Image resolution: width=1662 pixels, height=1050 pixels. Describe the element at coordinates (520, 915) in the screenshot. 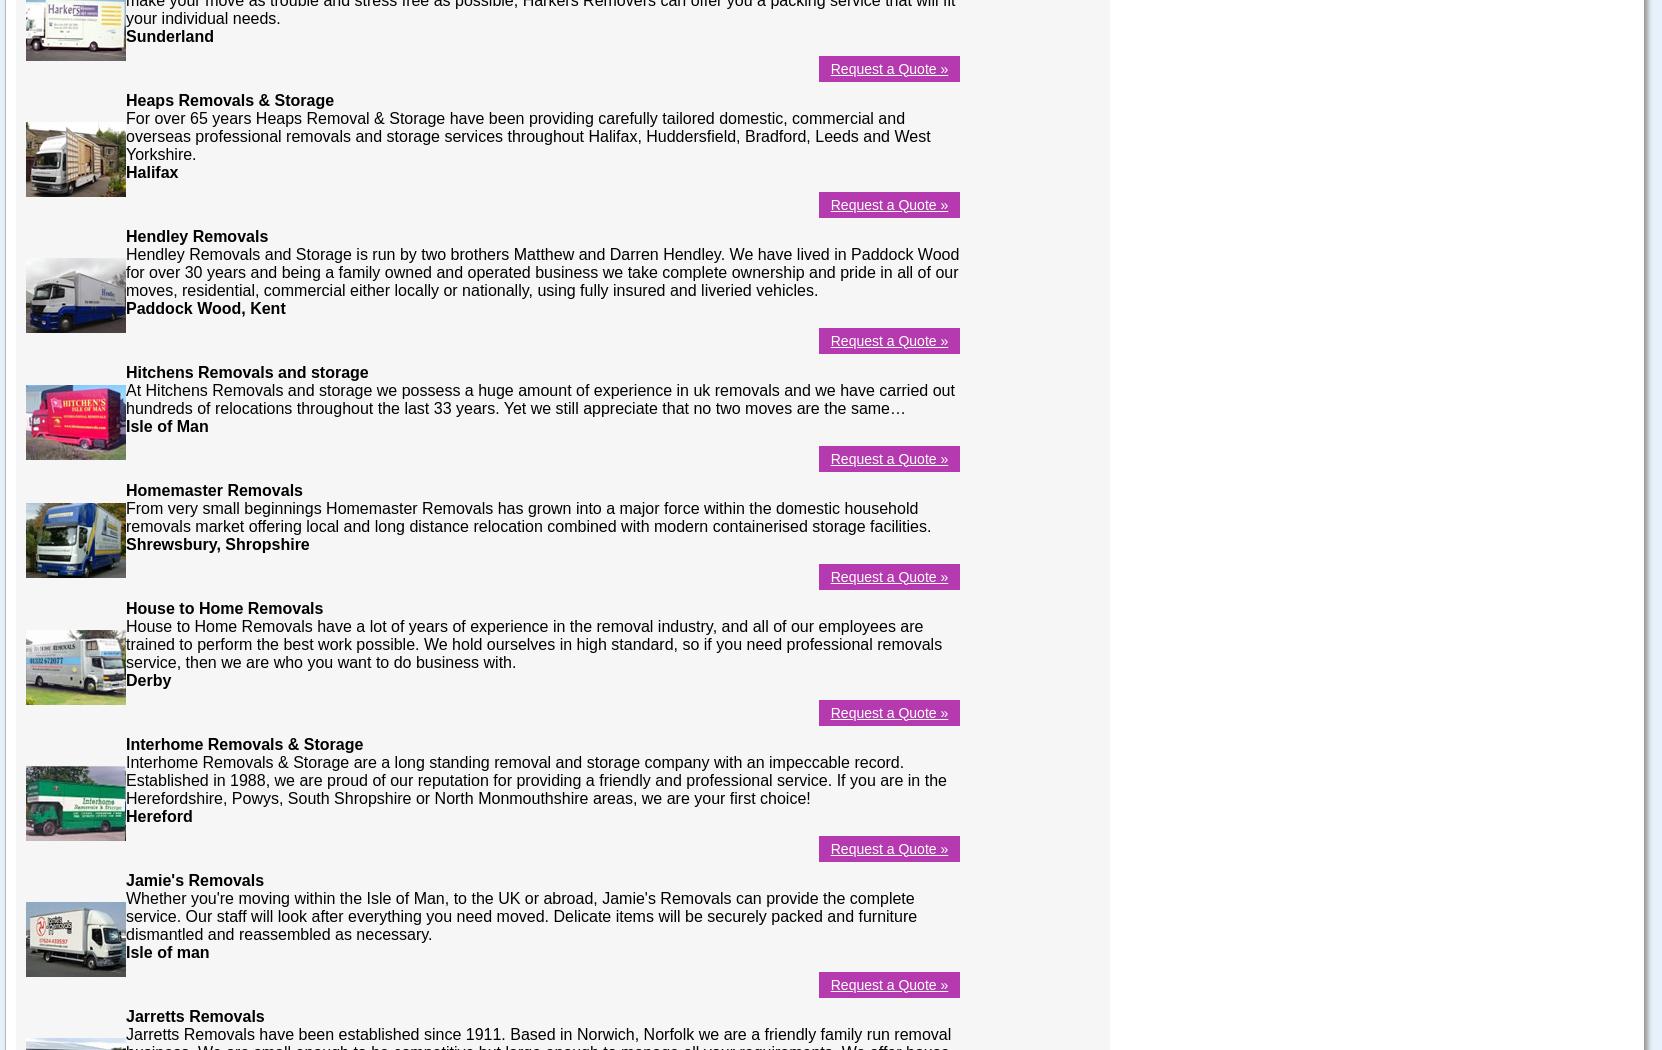

I see `'Whether you're moving within the Isle of Man, to the UK or abroad, Jamie's Removals can provide the complete service.

Our staff will look after everything you need moved. Delicate items will be securely packed and furniture dismantled and reassembled as necessary.'` at that location.